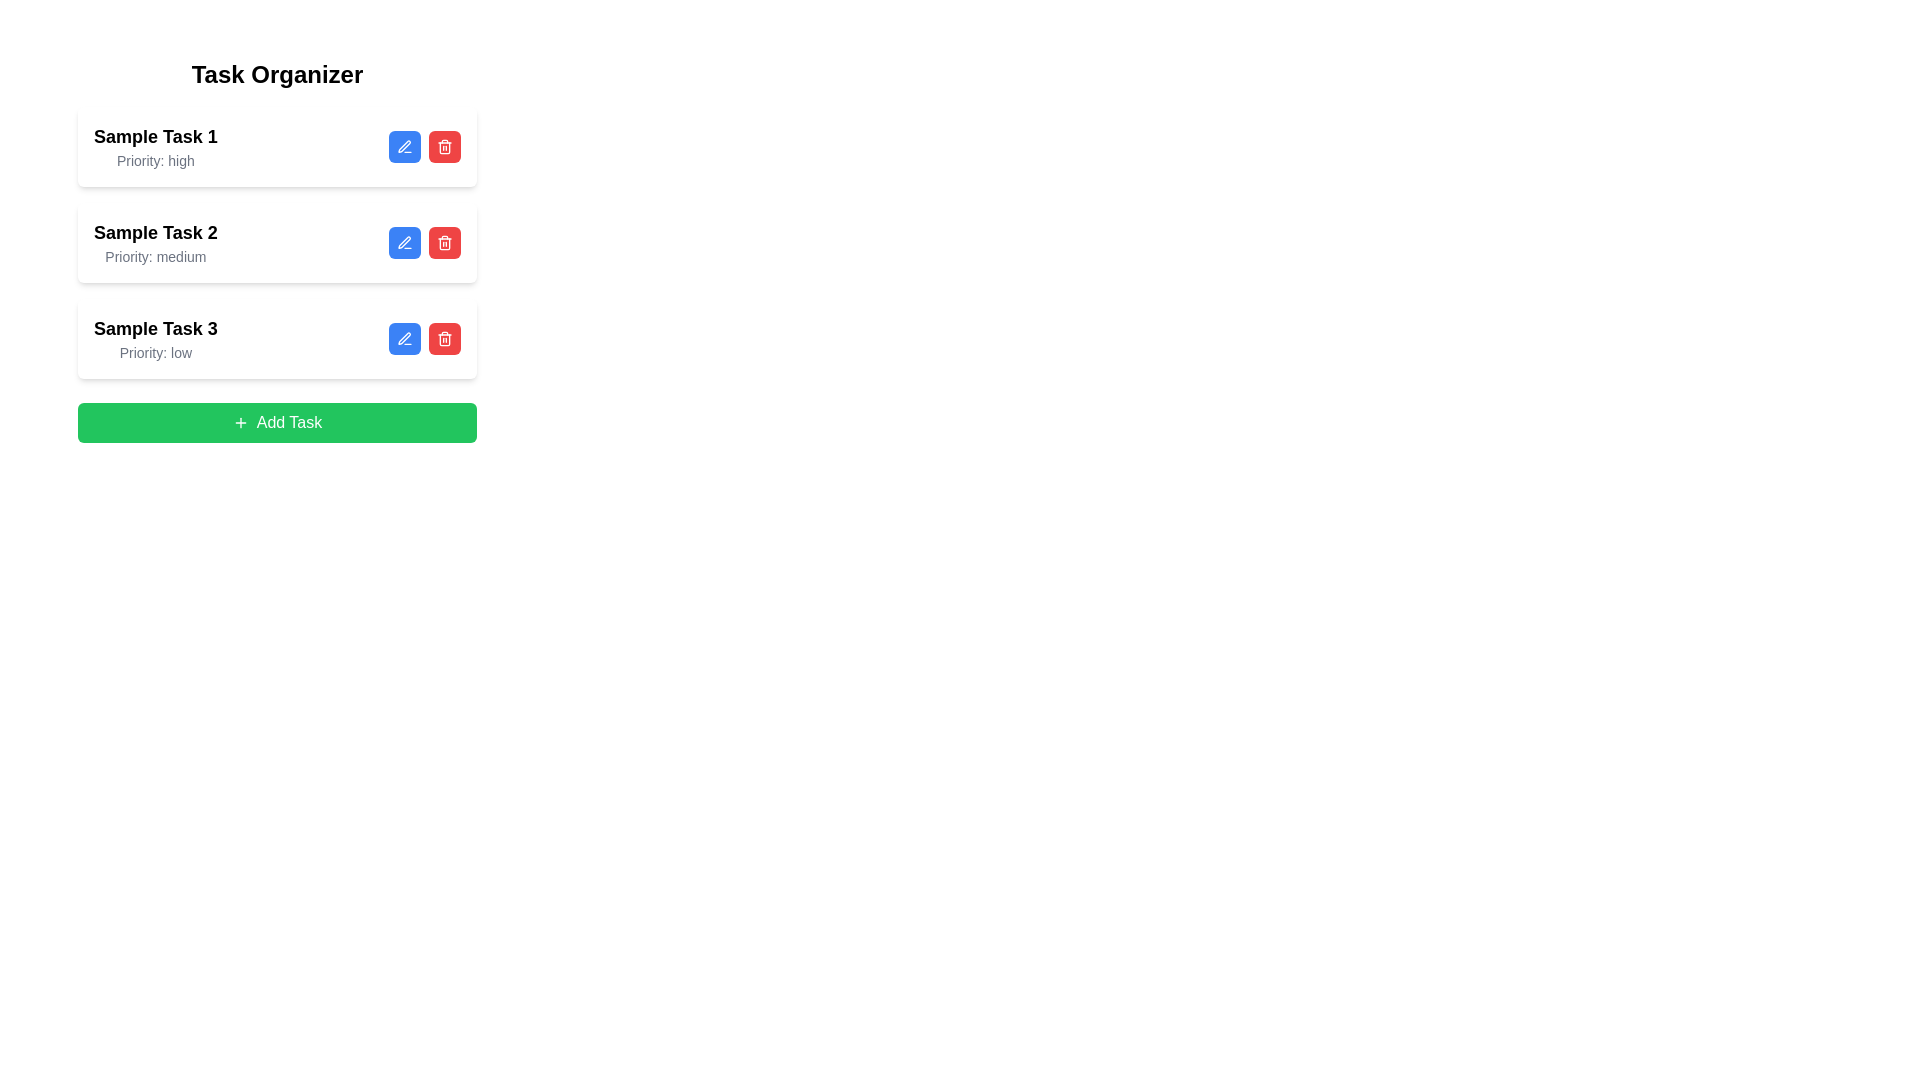 The width and height of the screenshot is (1920, 1080). What do you see at coordinates (424, 338) in the screenshot?
I see `the delete button located at the bottom right of the 'Sample Task 3' card's interface within the 'Task Organizer' layout` at bounding box center [424, 338].